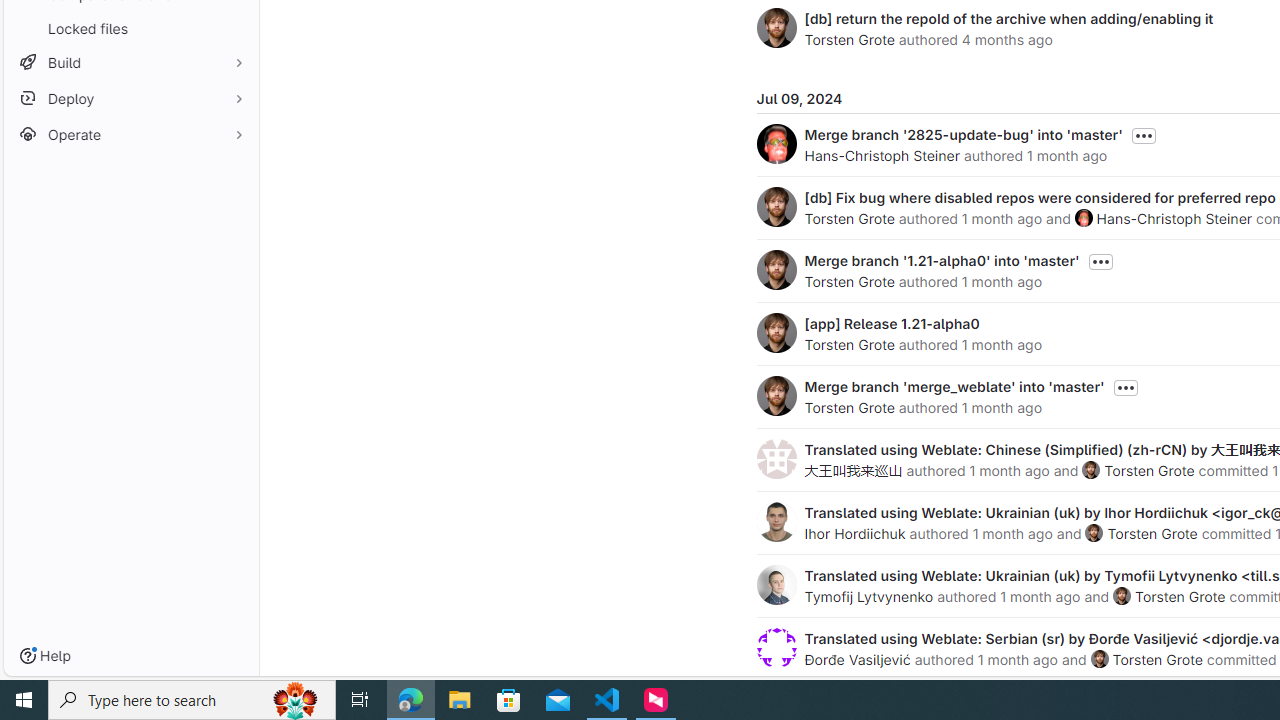  What do you see at coordinates (130, 28) in the screenshot?
I see `'Locked files'` at bounding box center [130, 28].